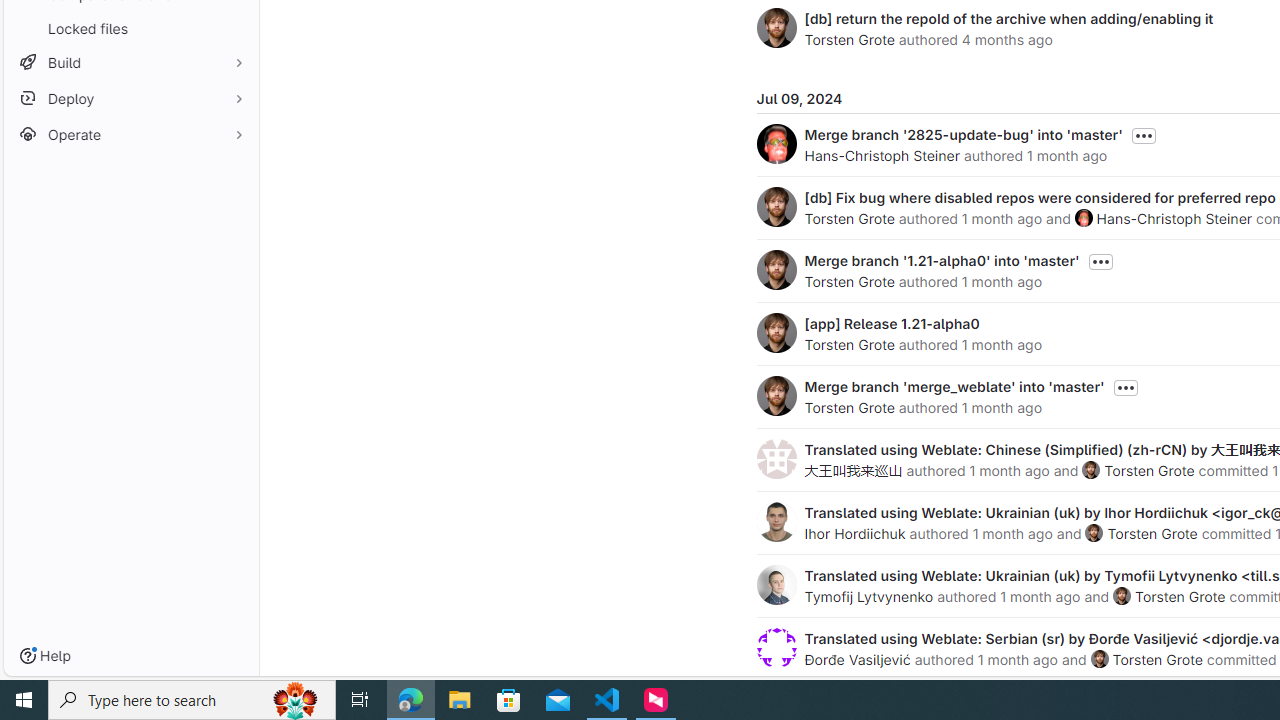  What do you see at coordinates (130, 28) in the screenshot?
I see `'Locked files'` at bounding box center [130, 28].